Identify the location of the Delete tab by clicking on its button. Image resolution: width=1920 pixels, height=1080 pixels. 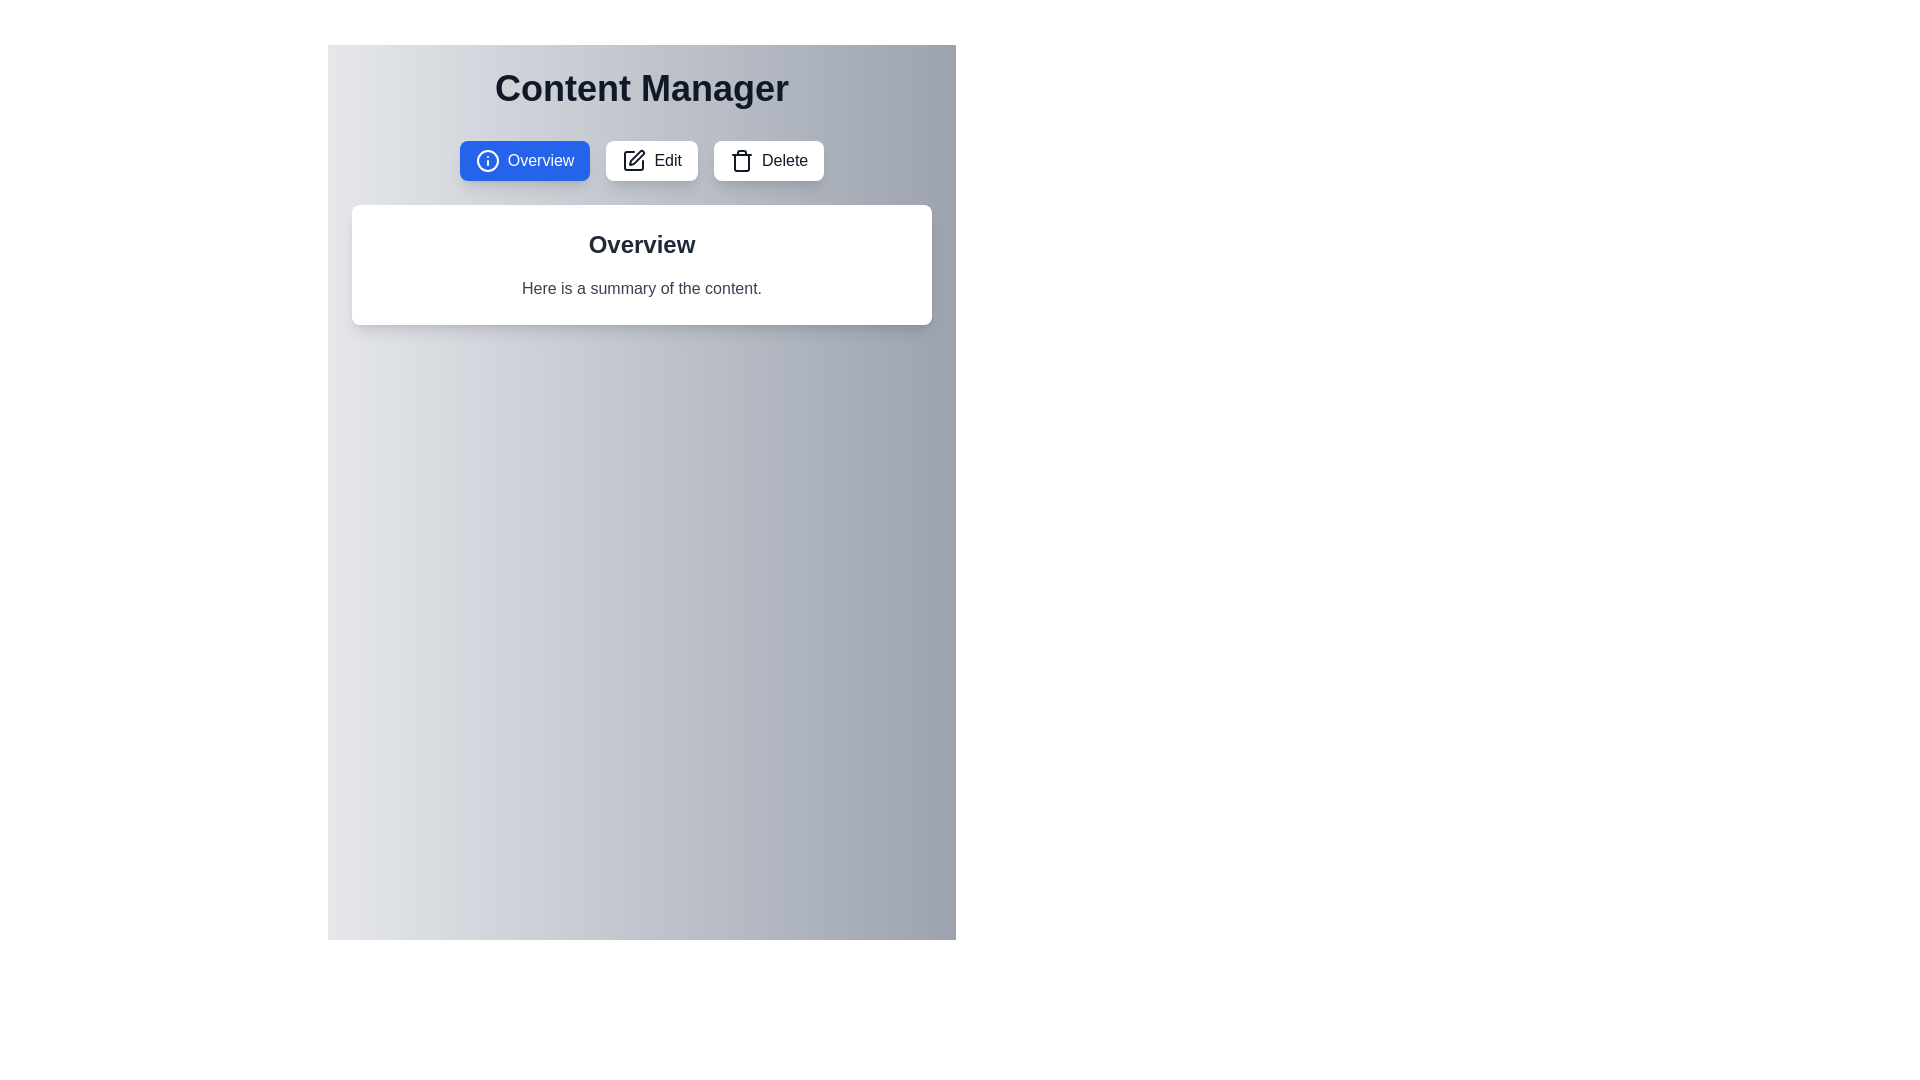
(767, 160).